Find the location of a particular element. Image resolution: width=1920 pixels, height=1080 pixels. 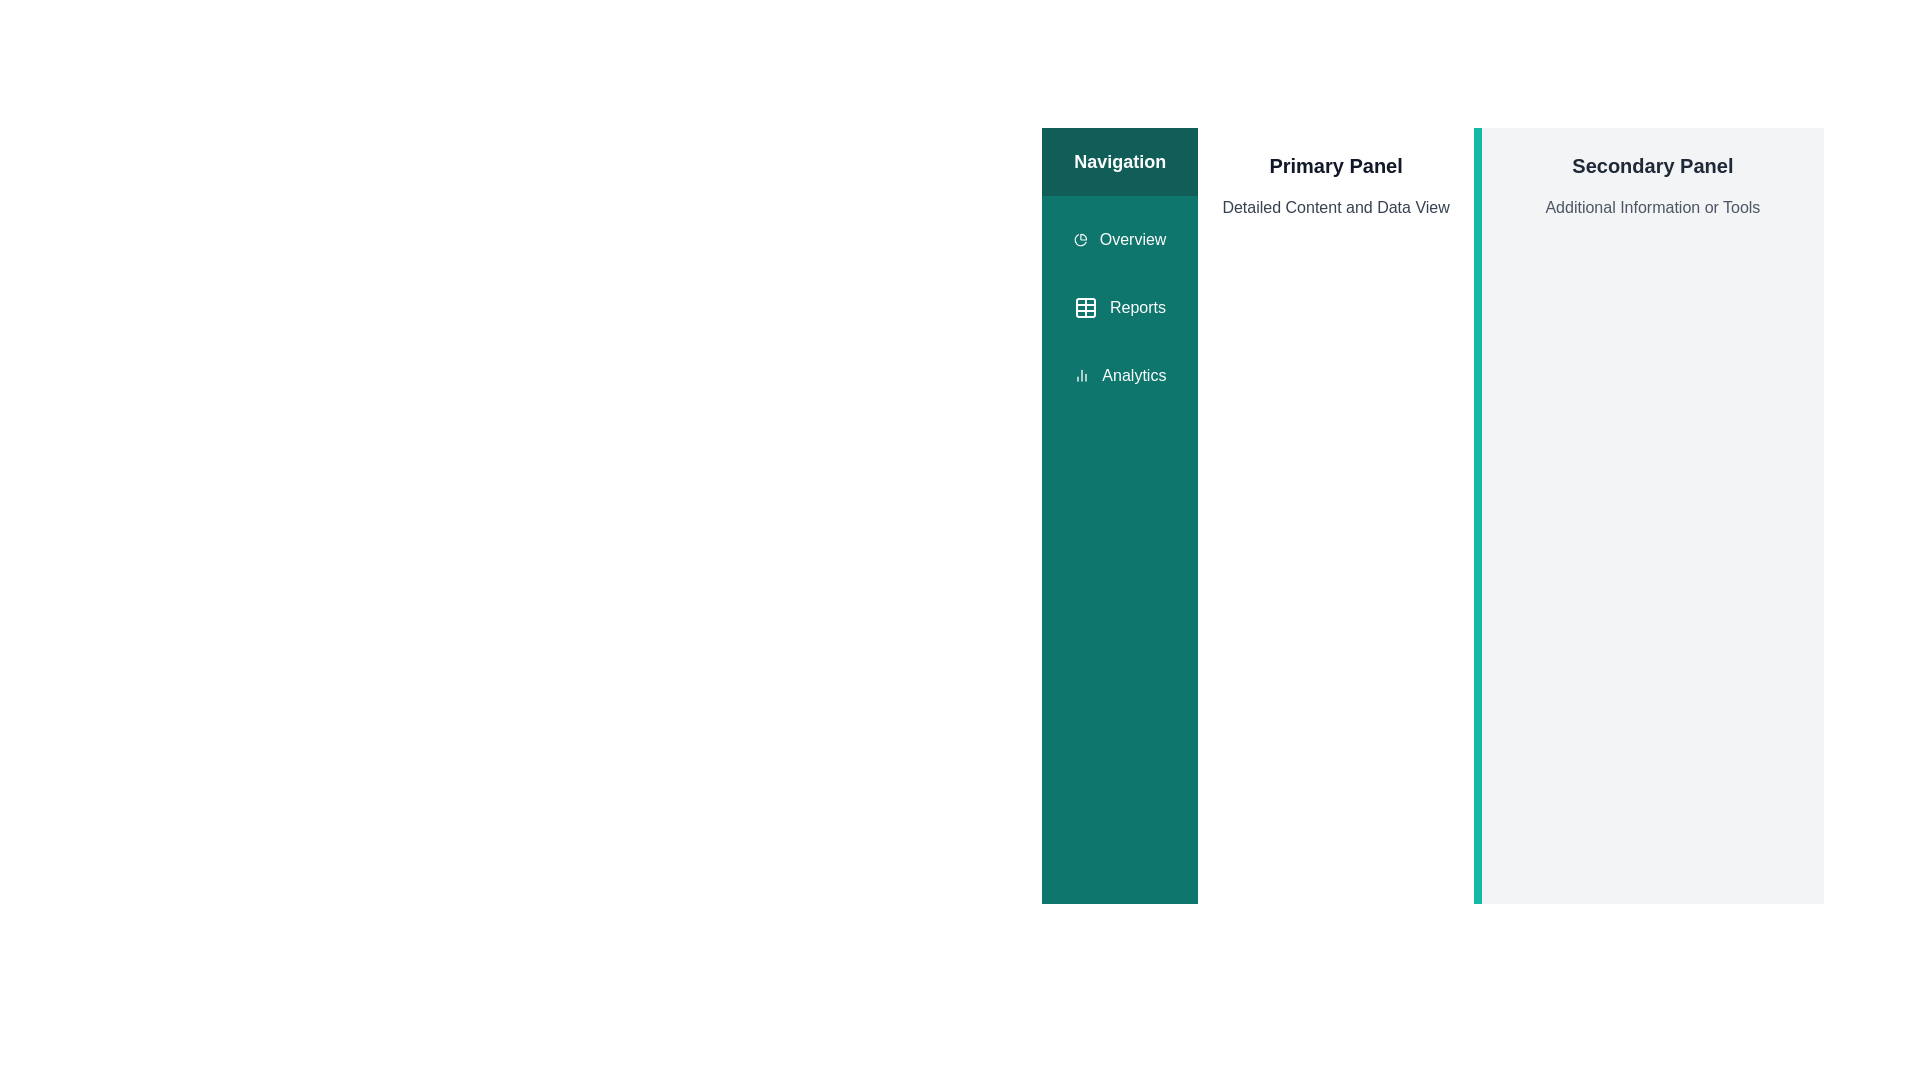

the text label that reads 'Additional Information or Tools', styled in gray font, located in the light gray section of the 'Secondary Panel' is located at coordinates (1652, 208).